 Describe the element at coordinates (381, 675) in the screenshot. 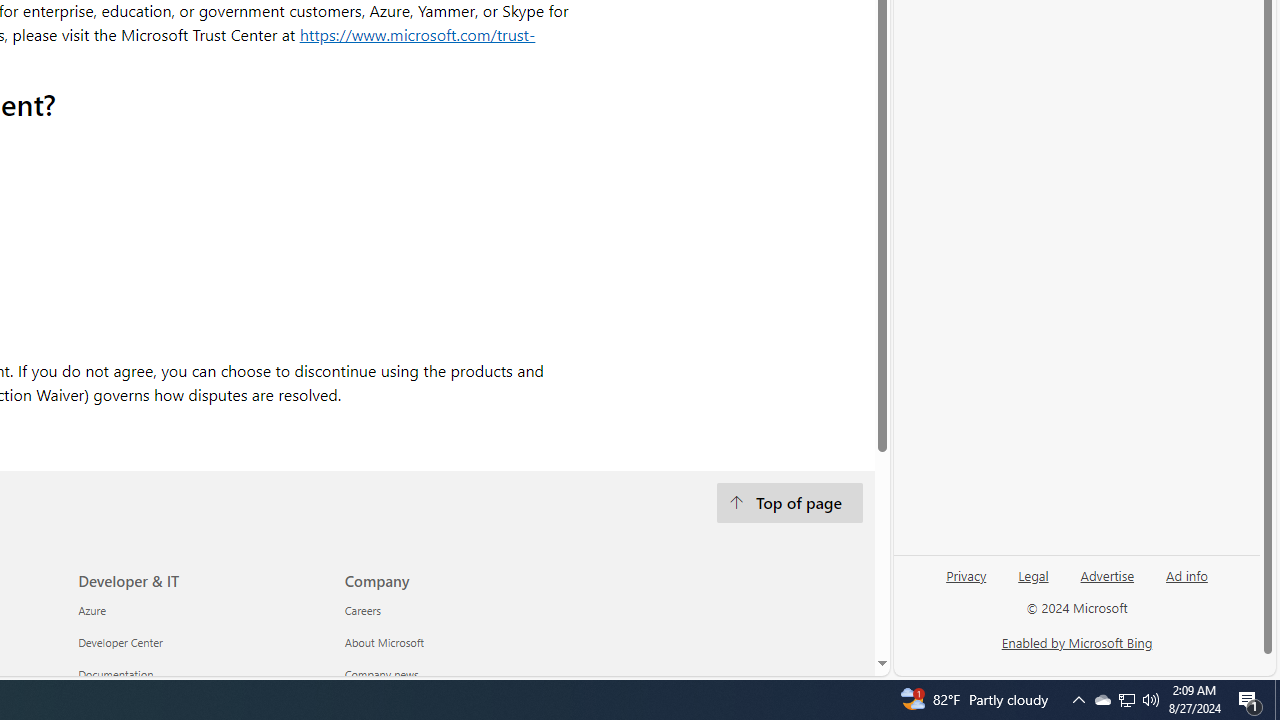

I see `'Company news Company'` at that location.